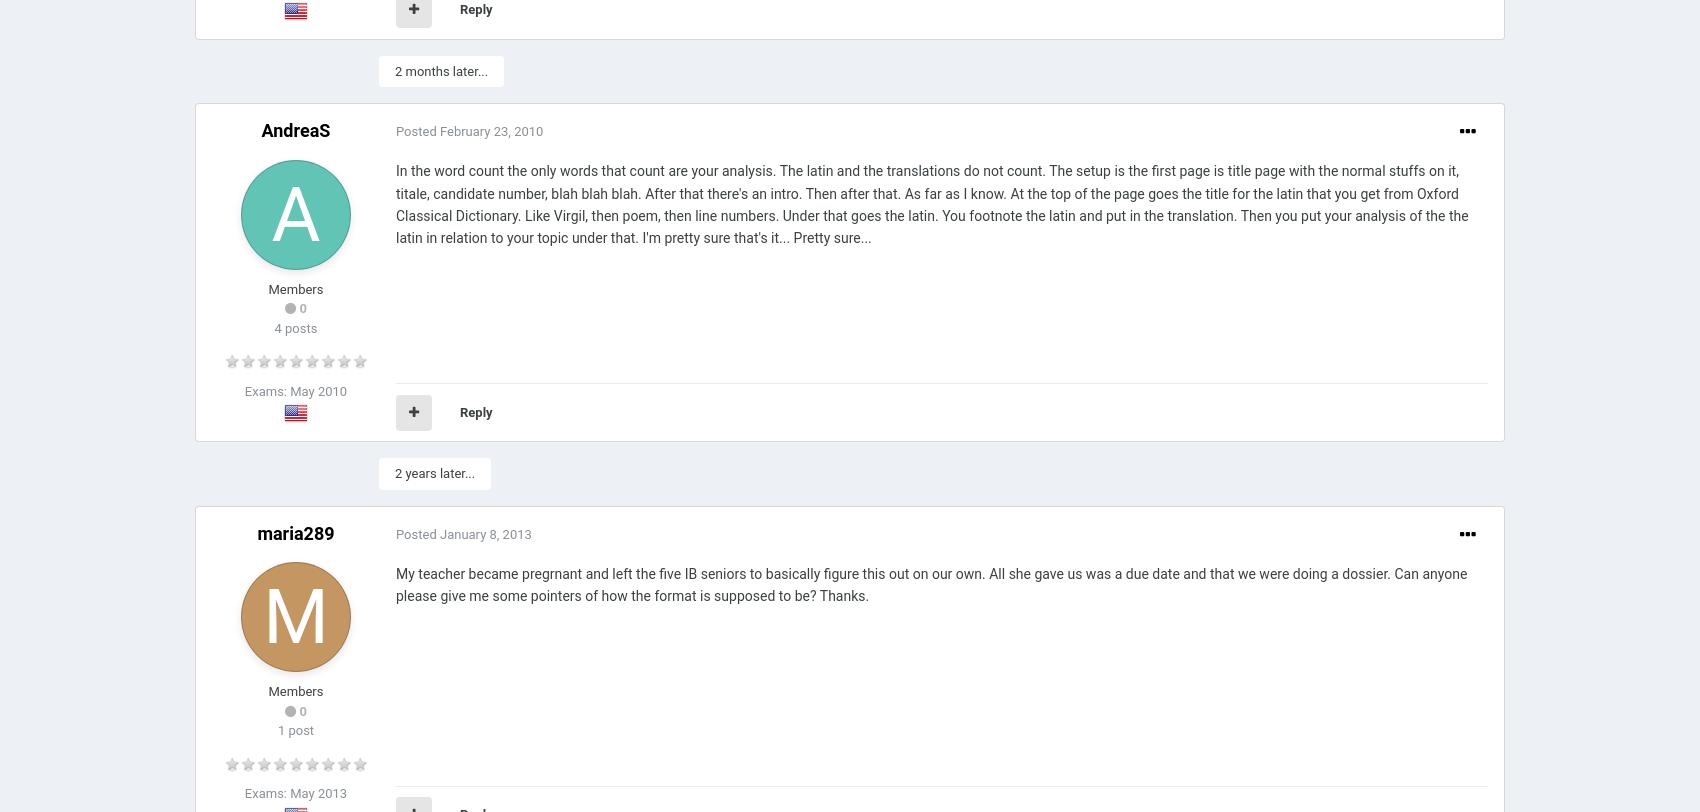  Describe the element at coordinates (490, 131) in the screenshot. I see `'February 23, 2010'` at that location.